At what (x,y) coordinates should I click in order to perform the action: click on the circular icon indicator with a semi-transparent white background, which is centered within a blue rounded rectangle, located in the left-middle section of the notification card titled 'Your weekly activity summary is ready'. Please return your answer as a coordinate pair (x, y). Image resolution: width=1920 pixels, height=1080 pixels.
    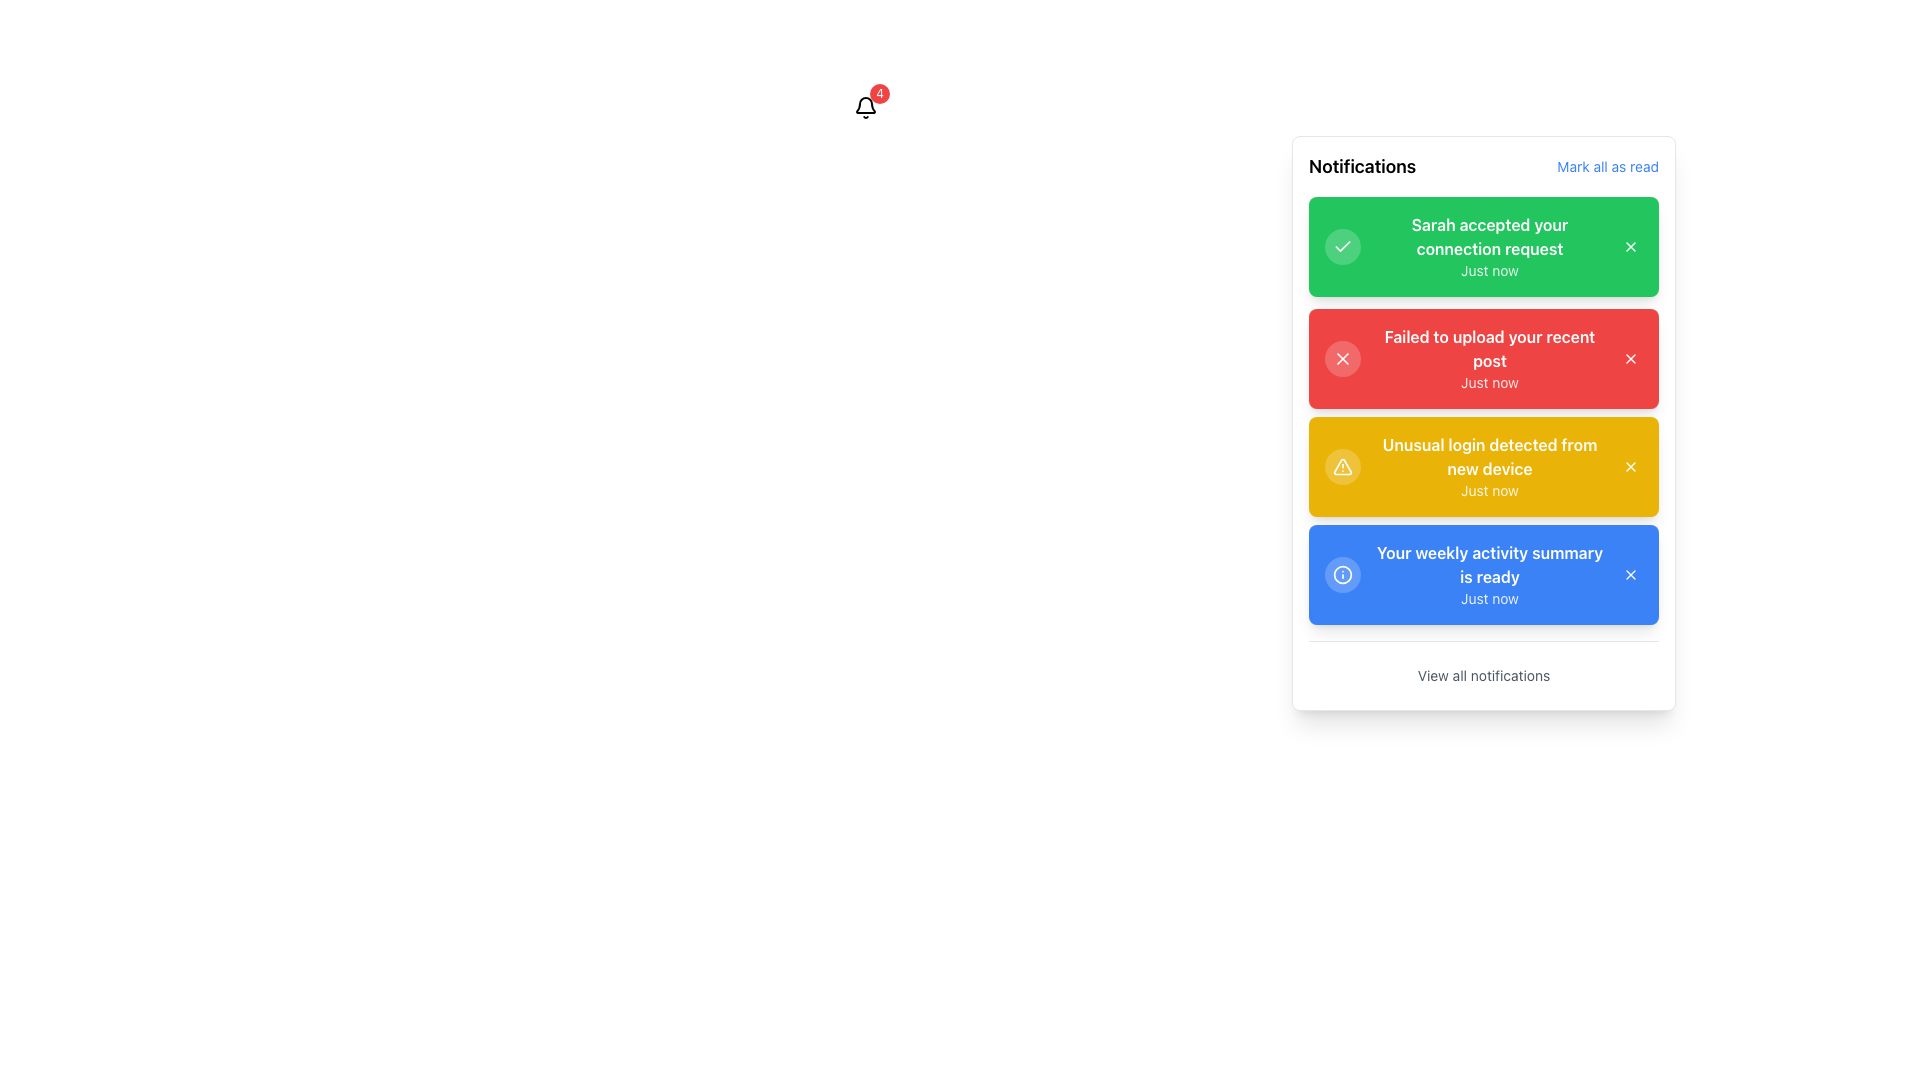
    Looking at the image, I should click on (1343, 574).